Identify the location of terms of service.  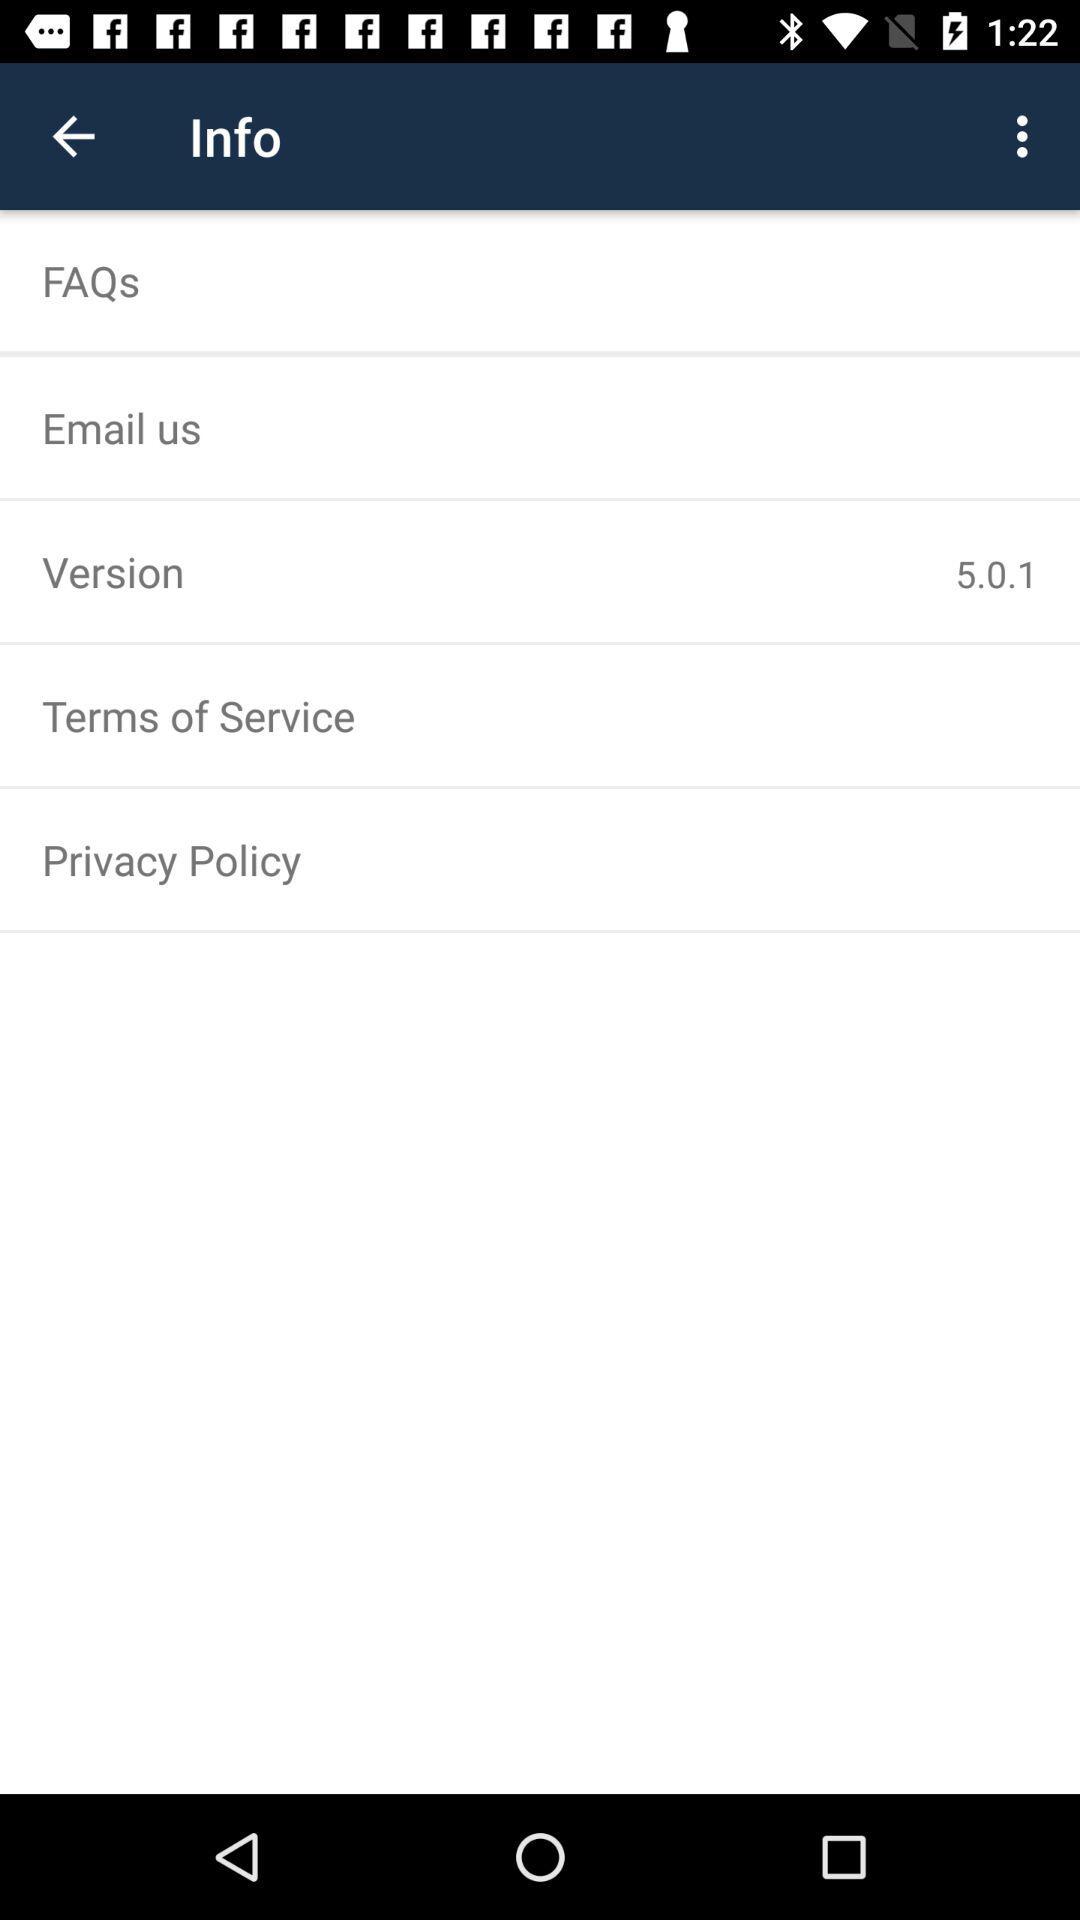
(540, 715).